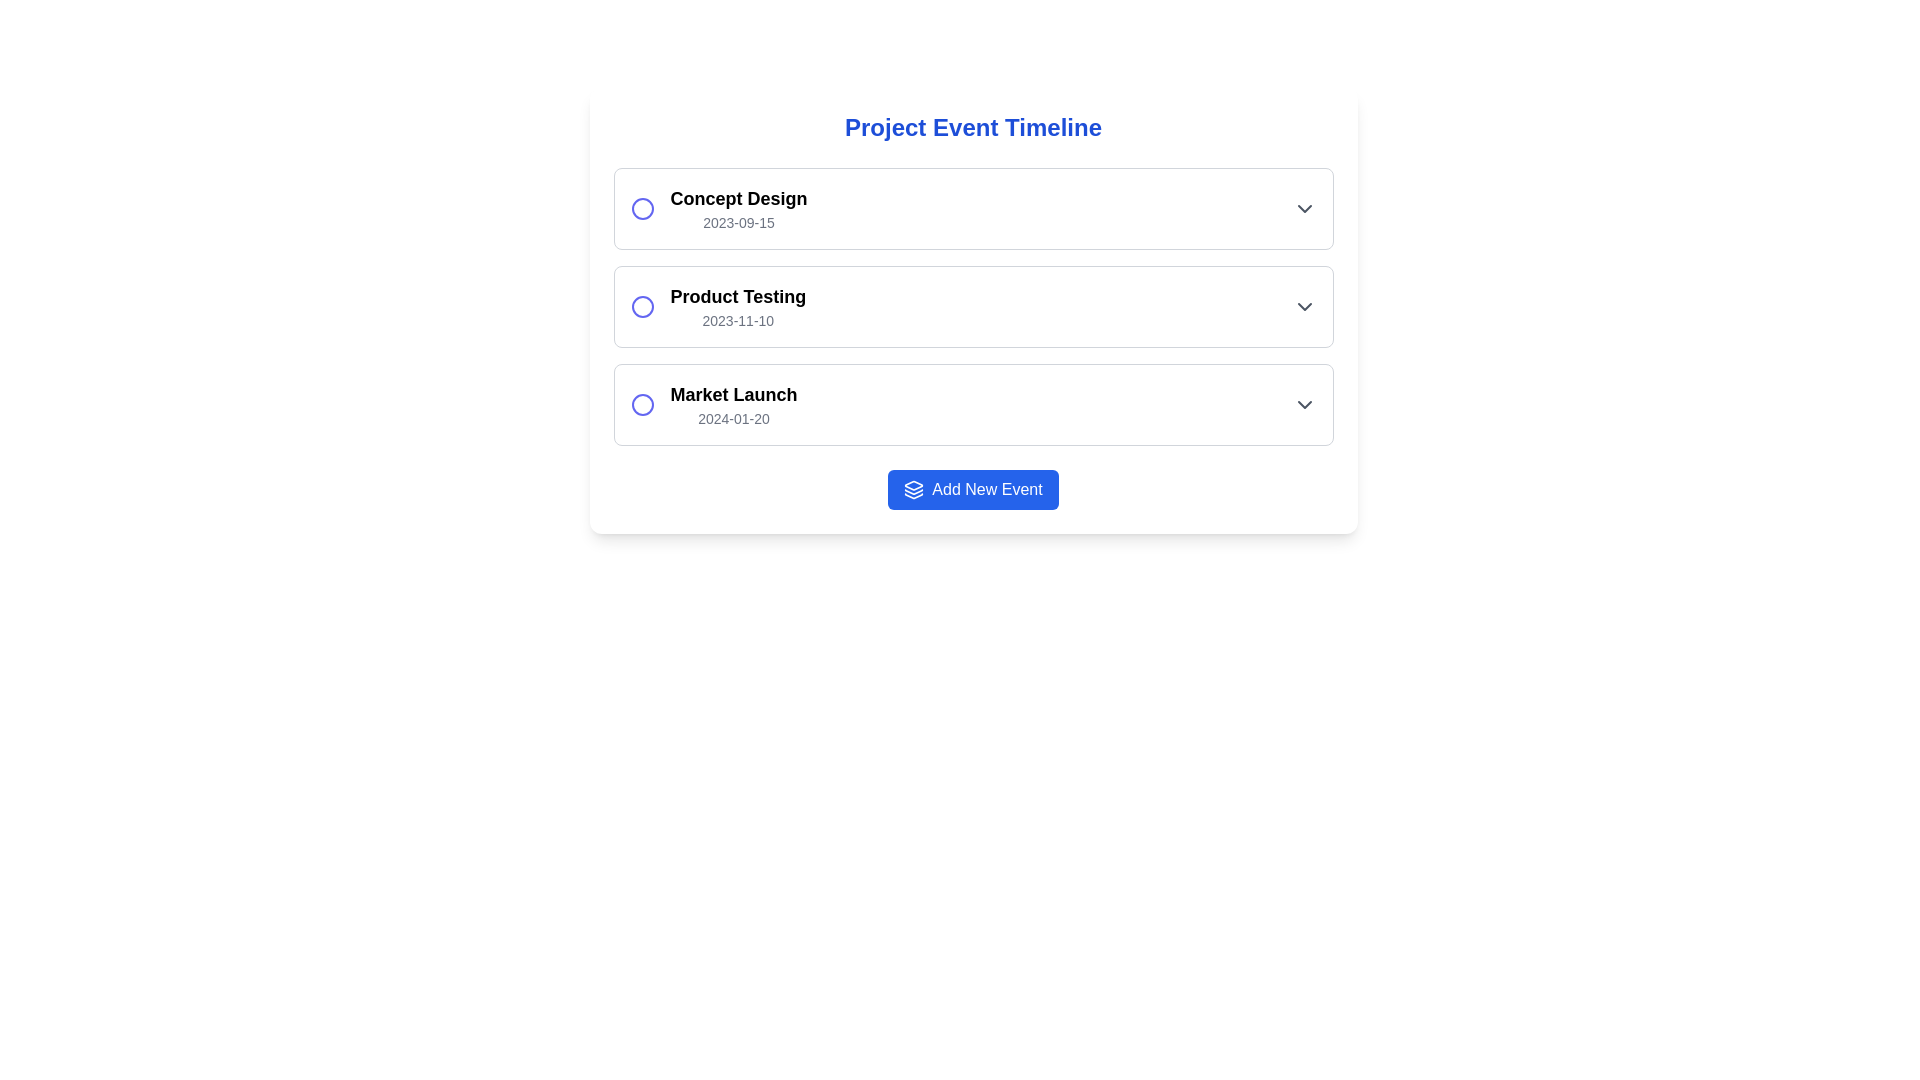  What do you see at coordinates (973, 311) in the screenshot?
I see `the second event block in the project timeline` at bounding box center [973, 311].